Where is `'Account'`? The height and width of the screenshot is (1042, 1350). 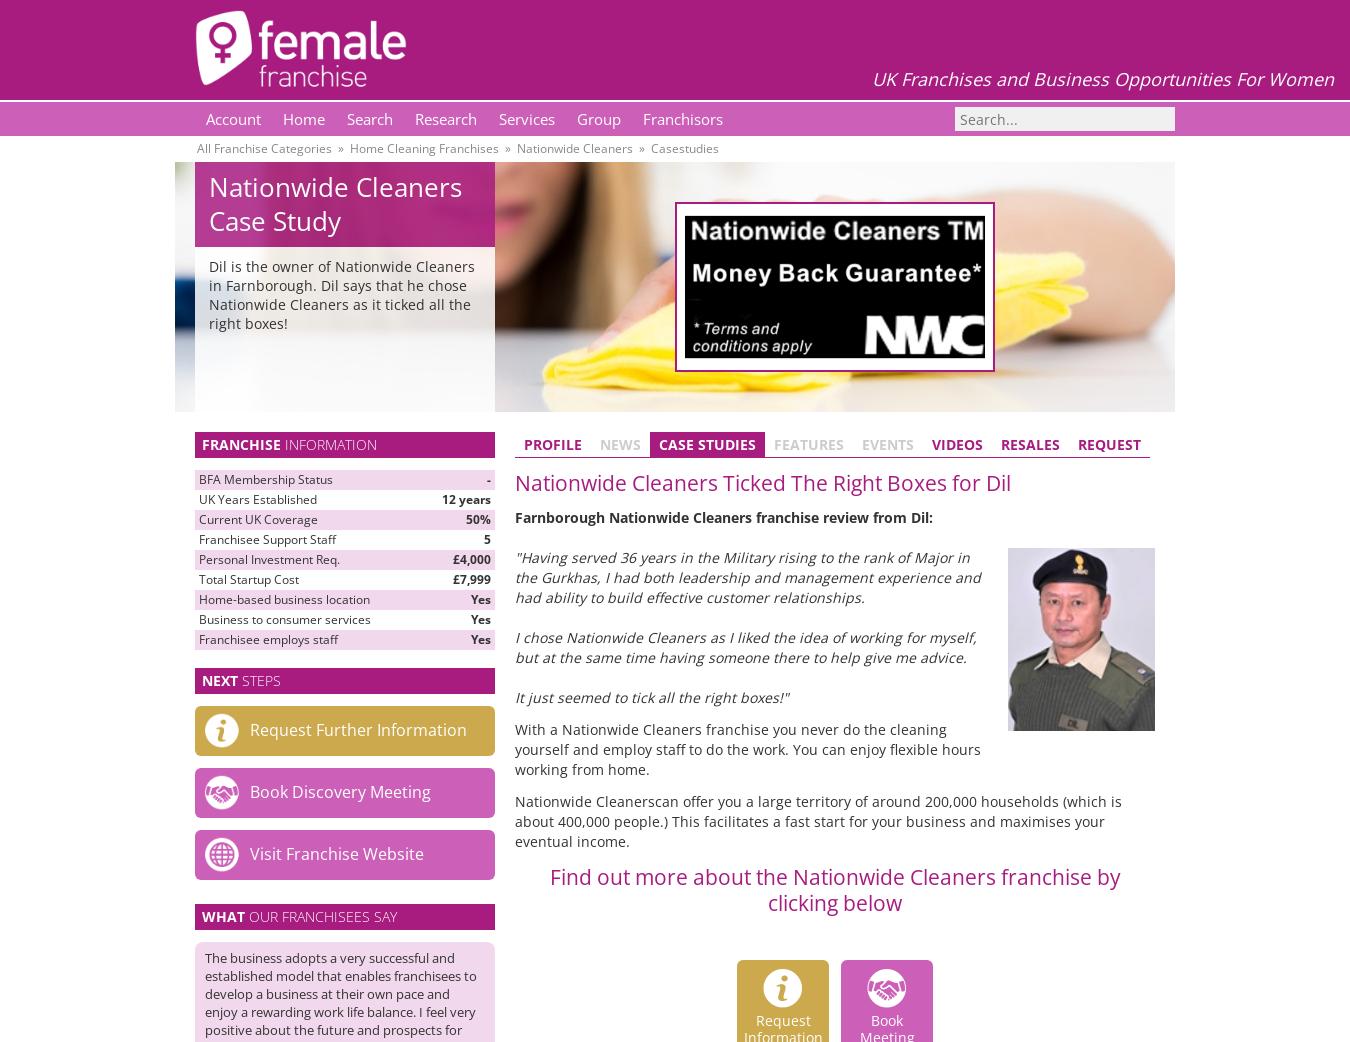
'Account' is located at coordinates (232, 118).